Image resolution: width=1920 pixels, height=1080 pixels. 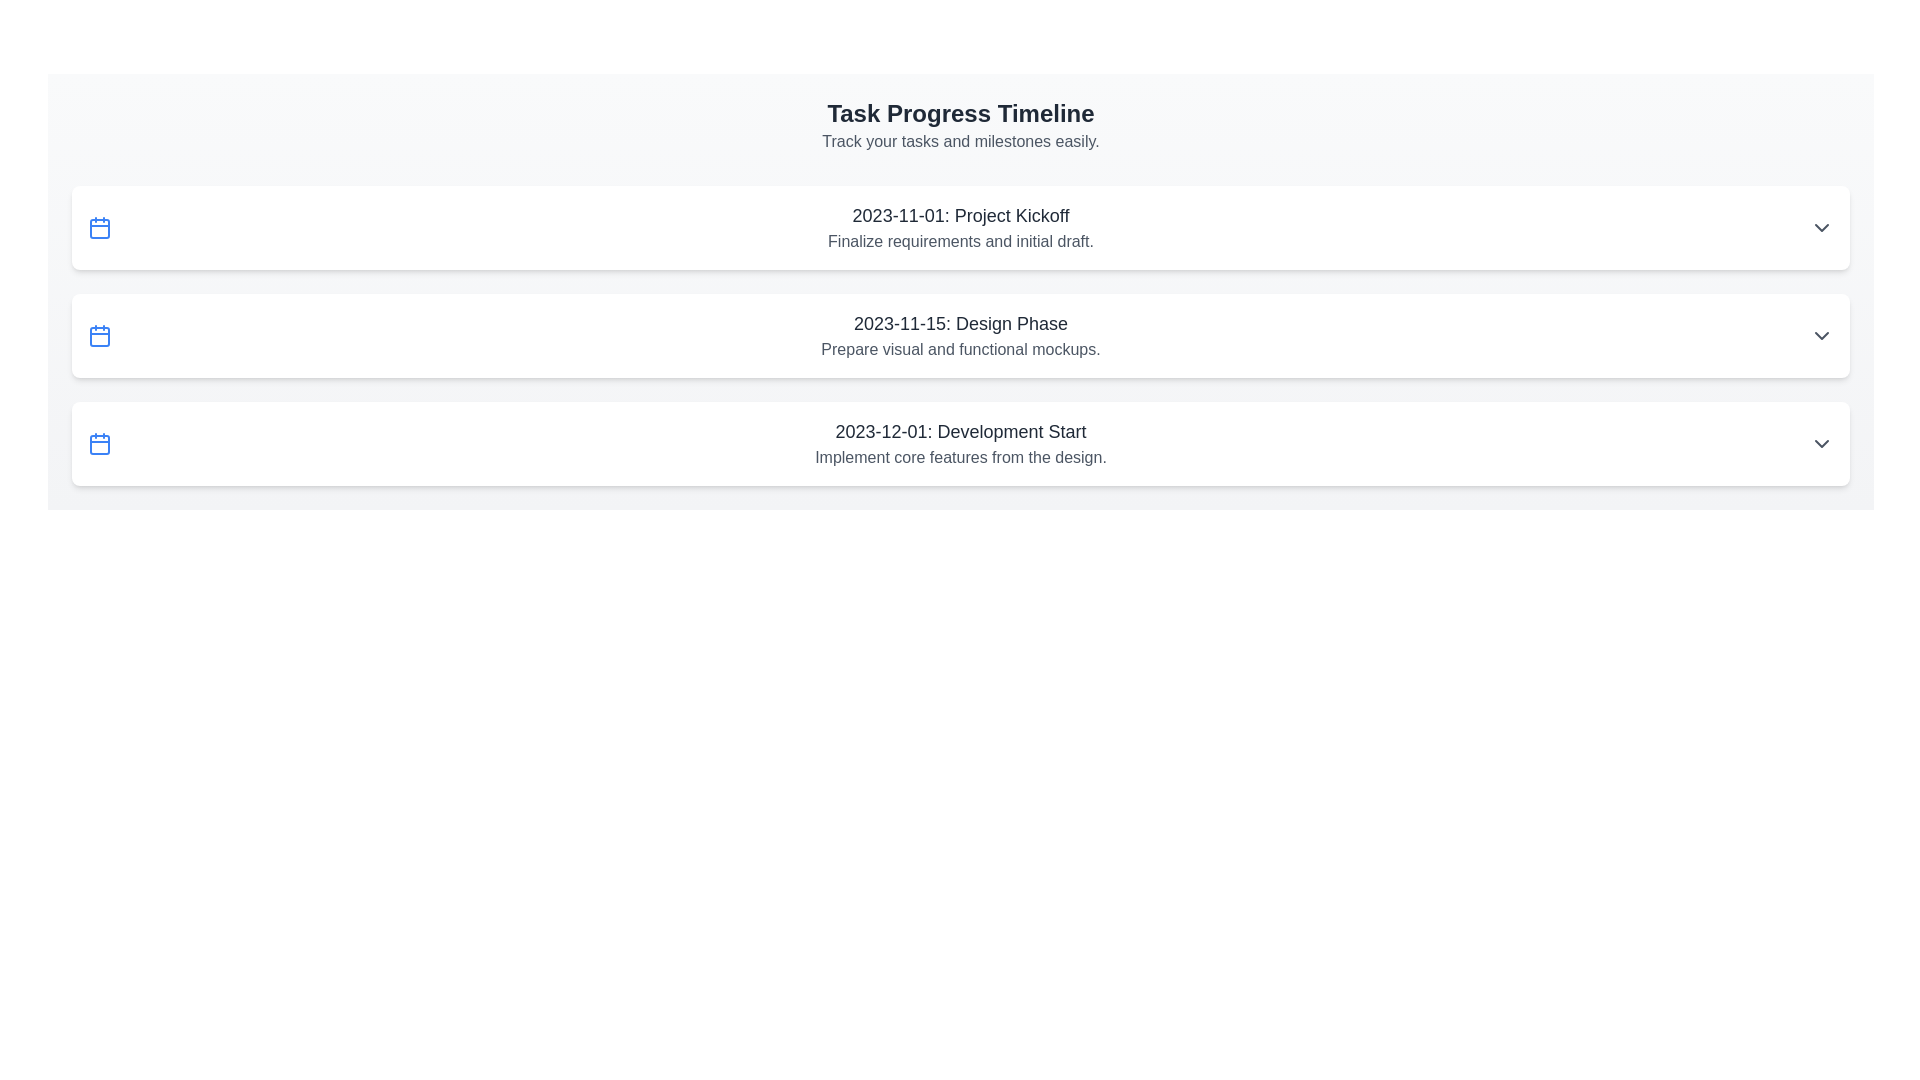 What do you see at coordinates (99, 226) in the screenshot?
I see `the calendar icon located to the far left of the box displaying '2023-11-01: Project Kickoff'` at bounding box center [99, 226].